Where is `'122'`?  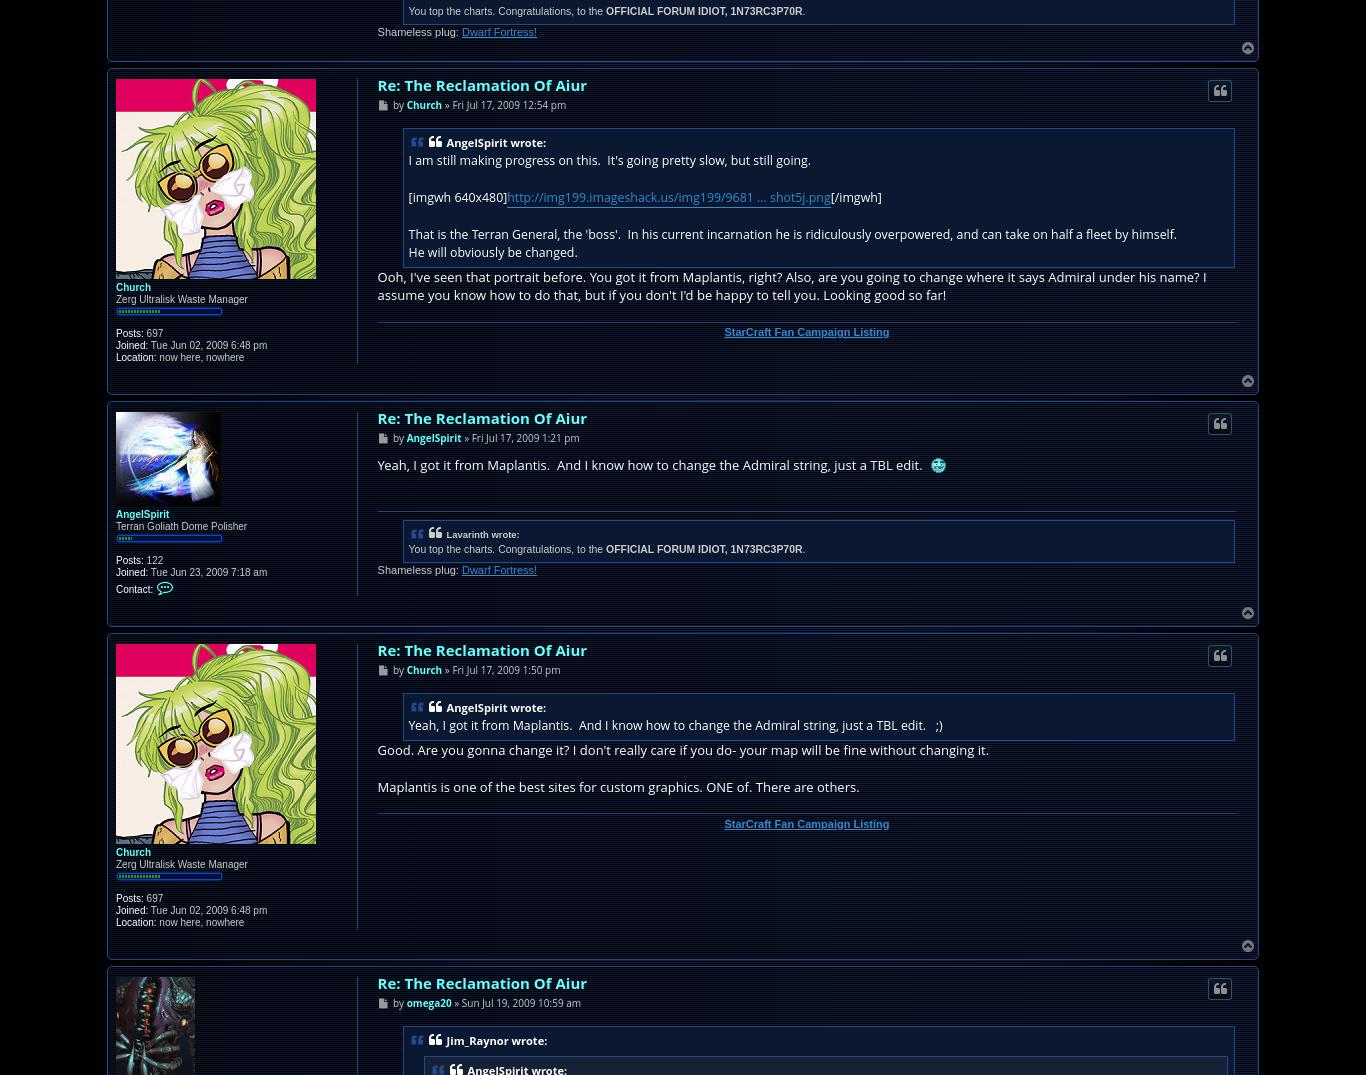
'122' is located at coordinates (151, 559).